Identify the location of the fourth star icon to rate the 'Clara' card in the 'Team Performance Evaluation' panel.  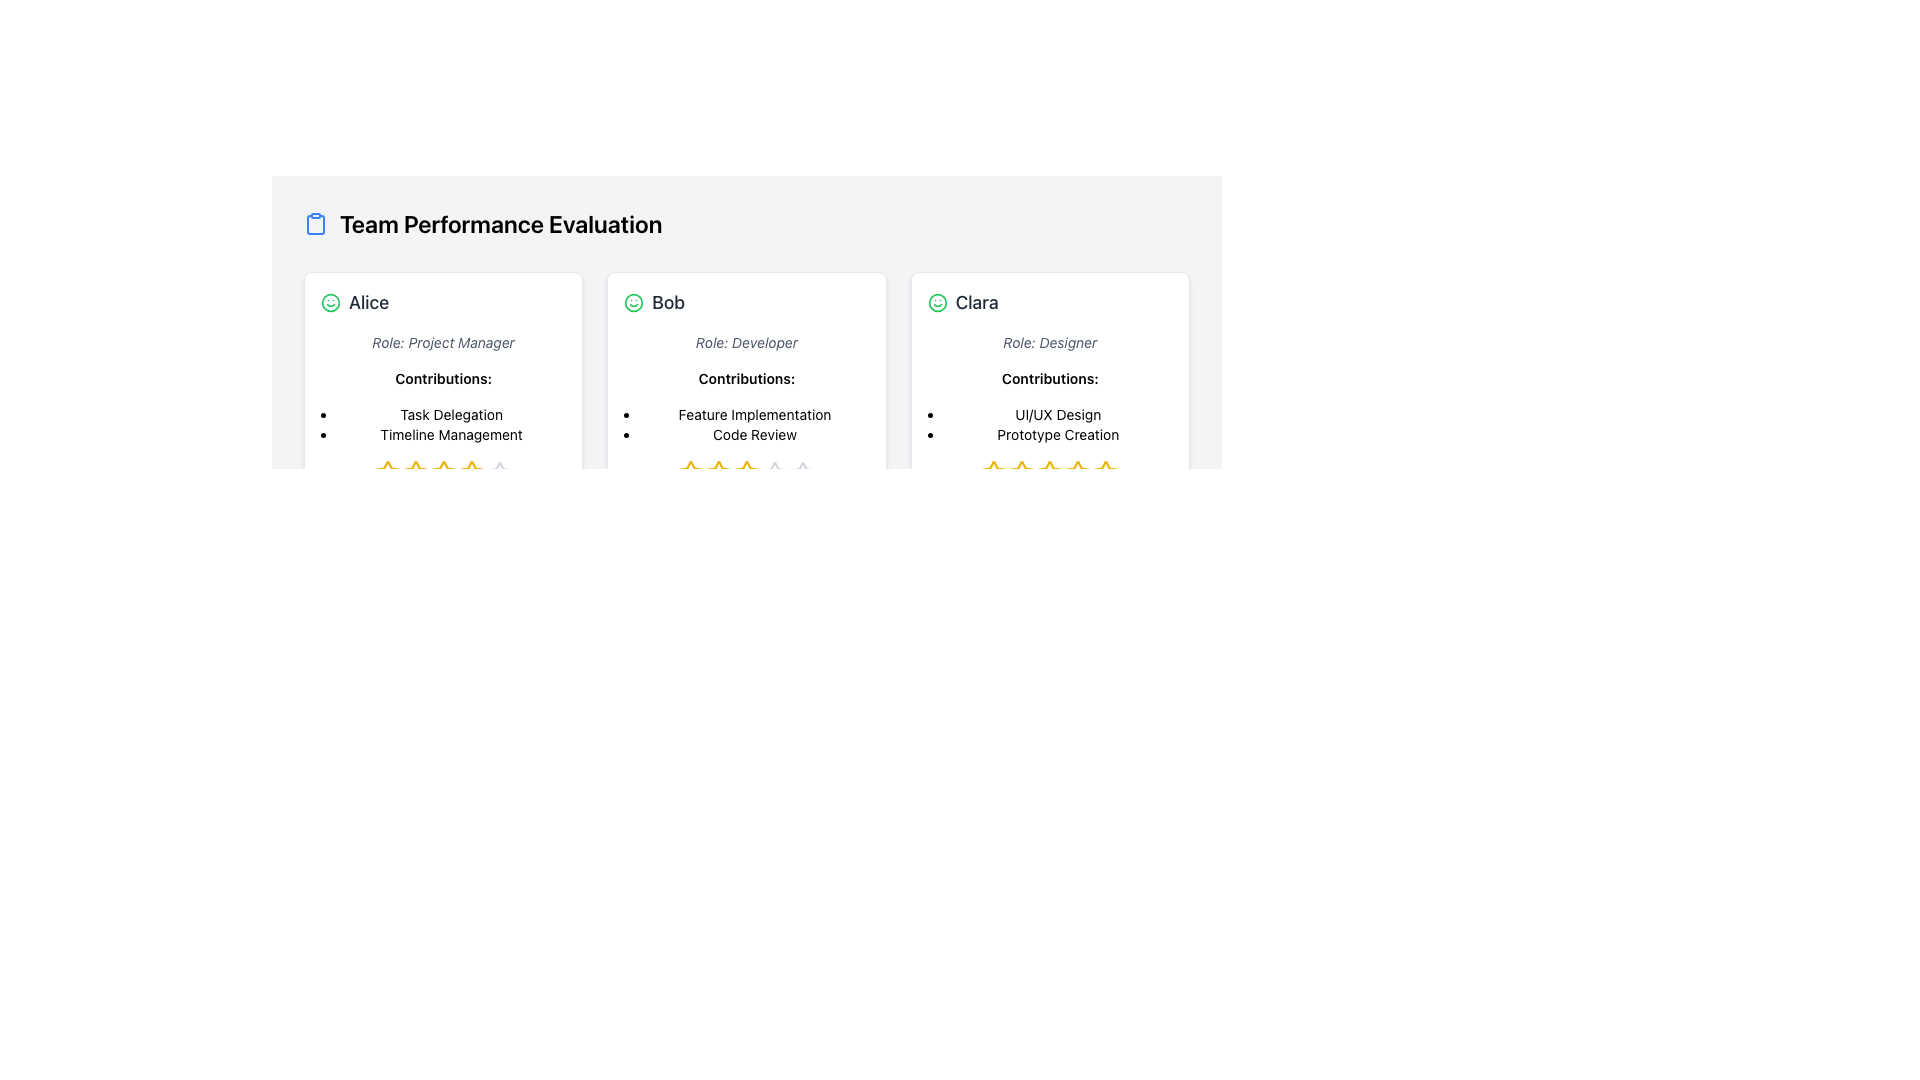
(1077, 472).